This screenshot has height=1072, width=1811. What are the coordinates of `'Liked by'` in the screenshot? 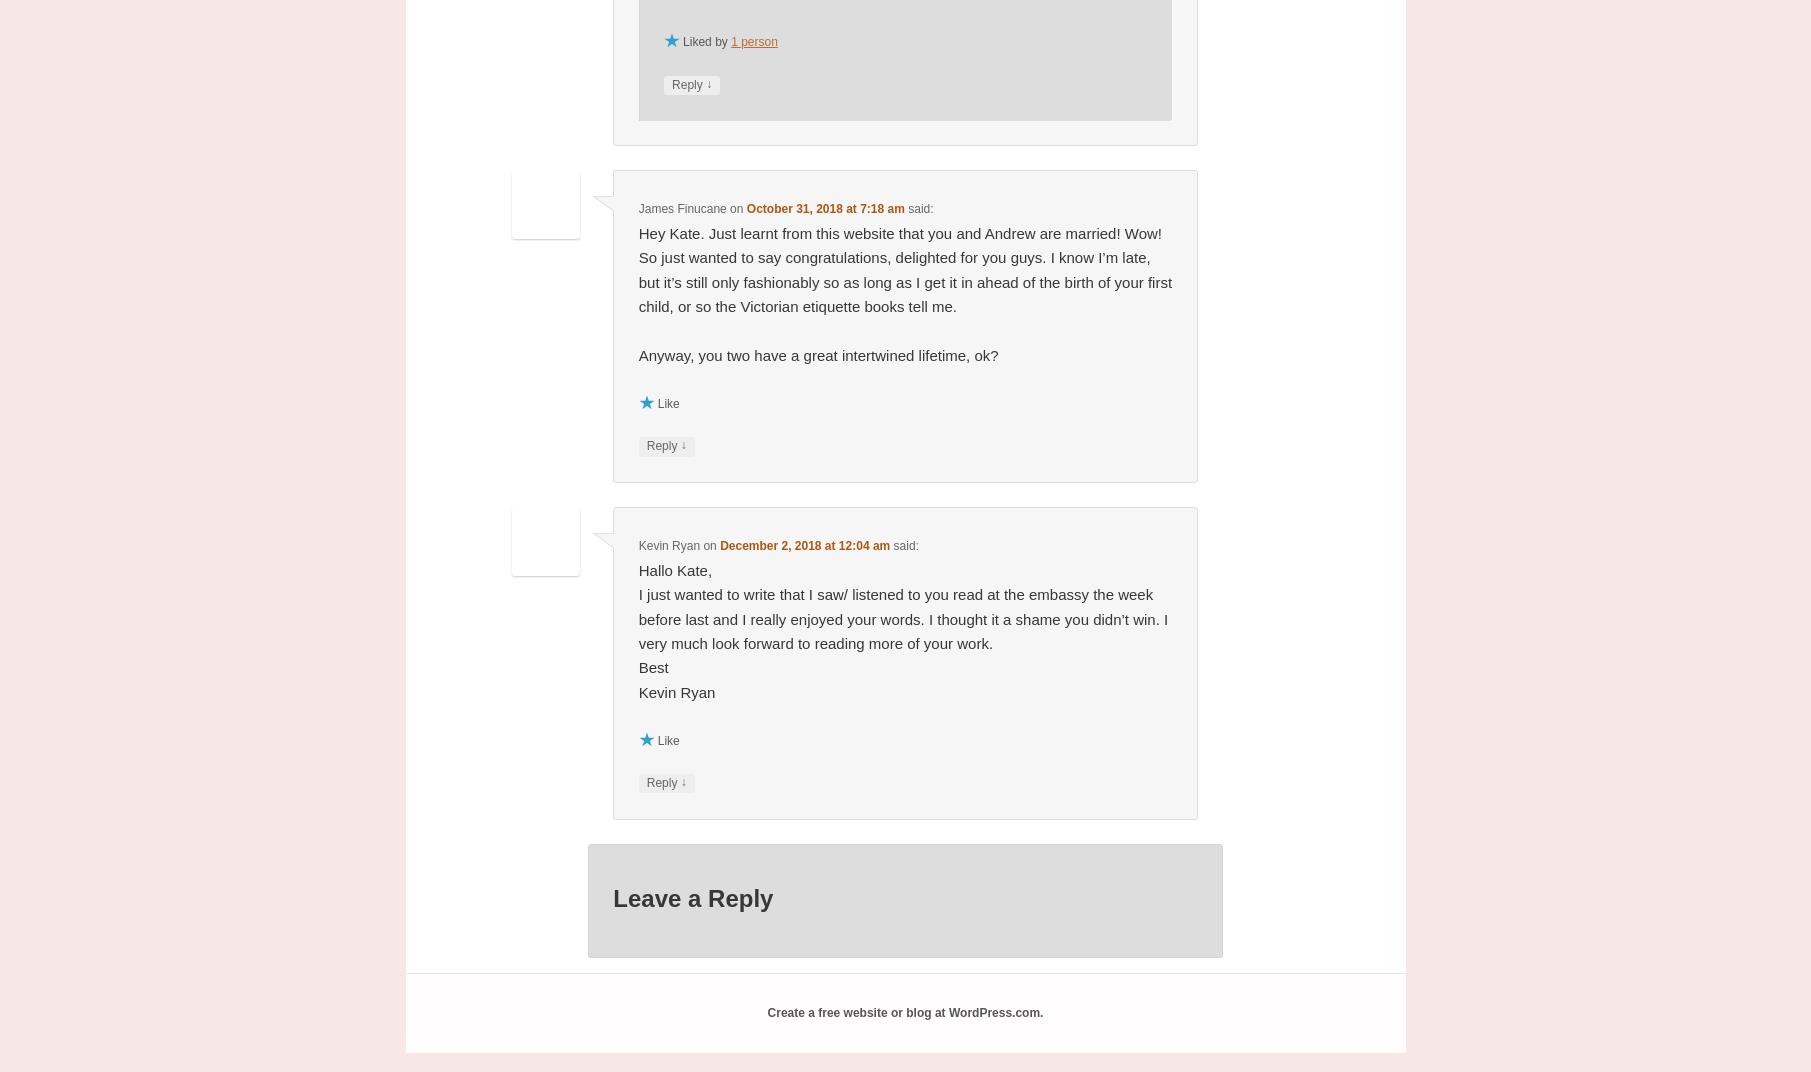 It's located at (706, 41).